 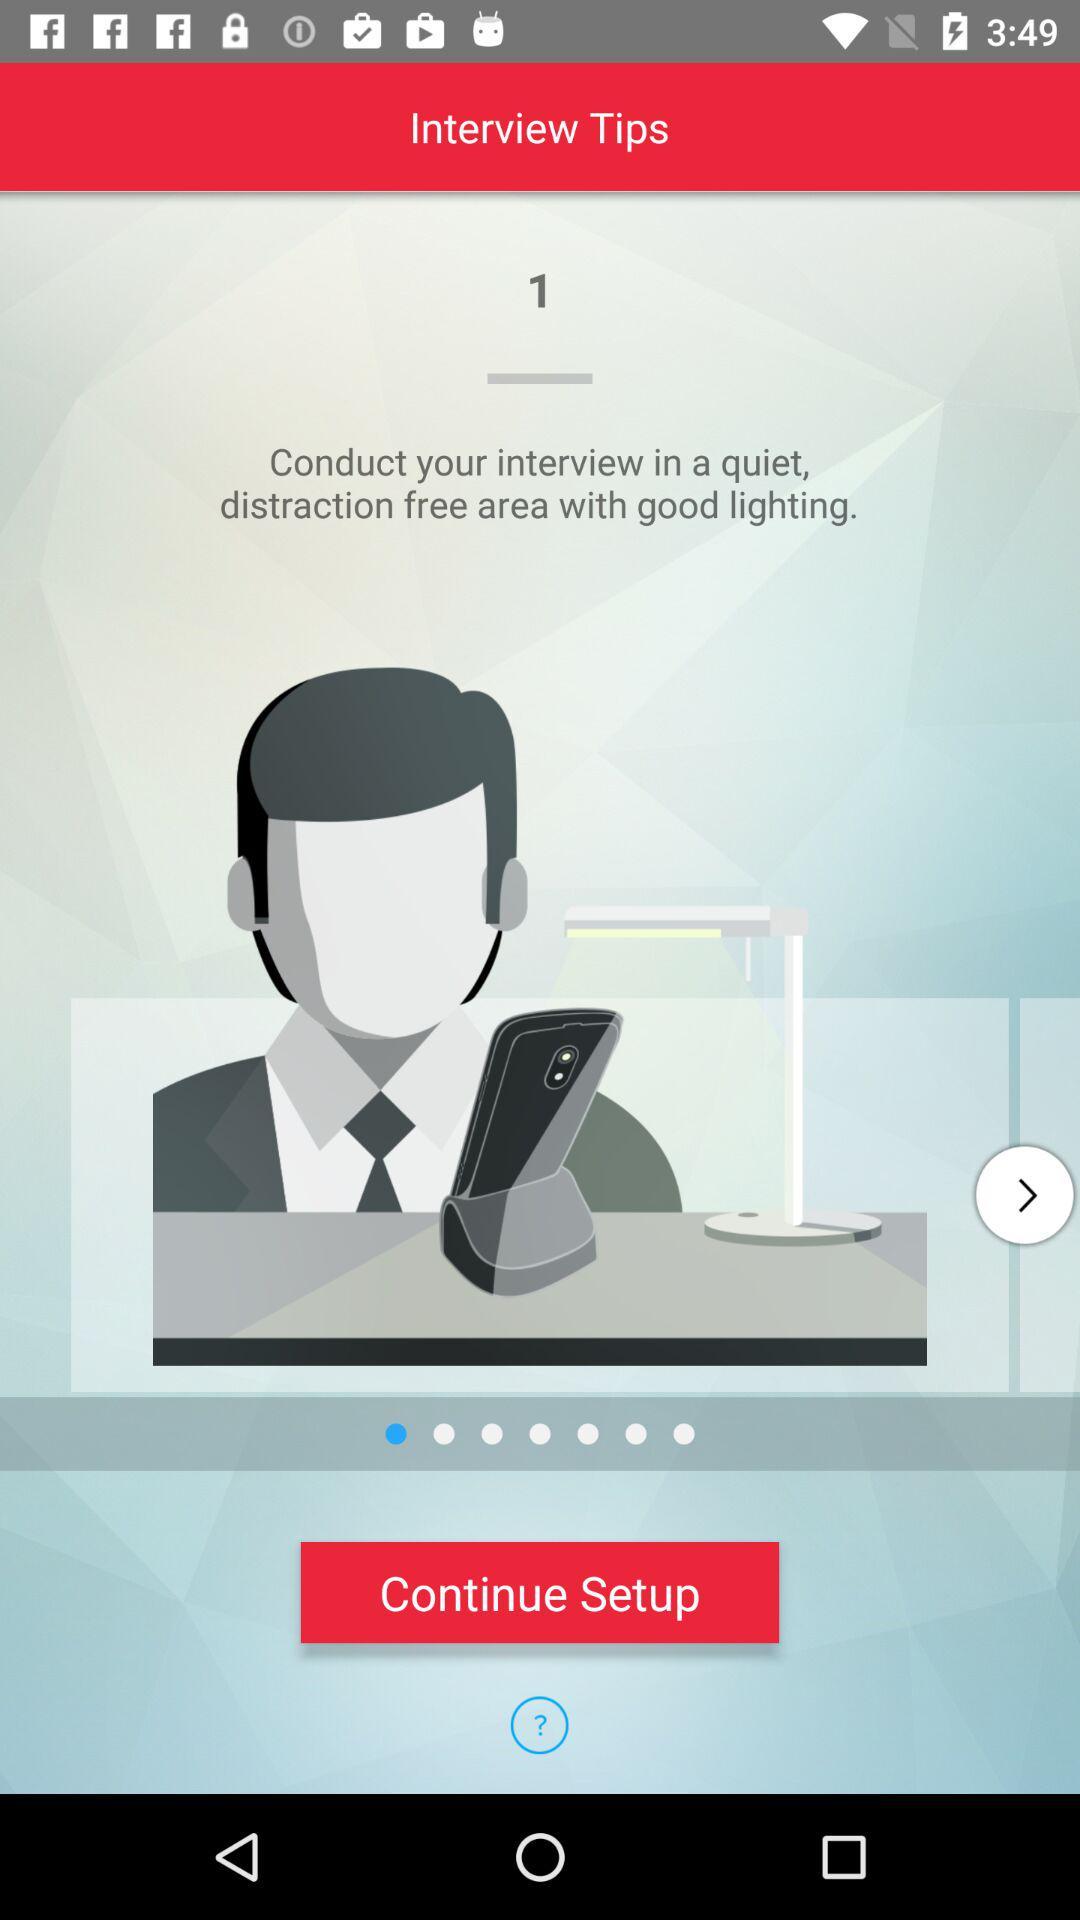 I want to click on next step, so click(x=1024, y=1195).